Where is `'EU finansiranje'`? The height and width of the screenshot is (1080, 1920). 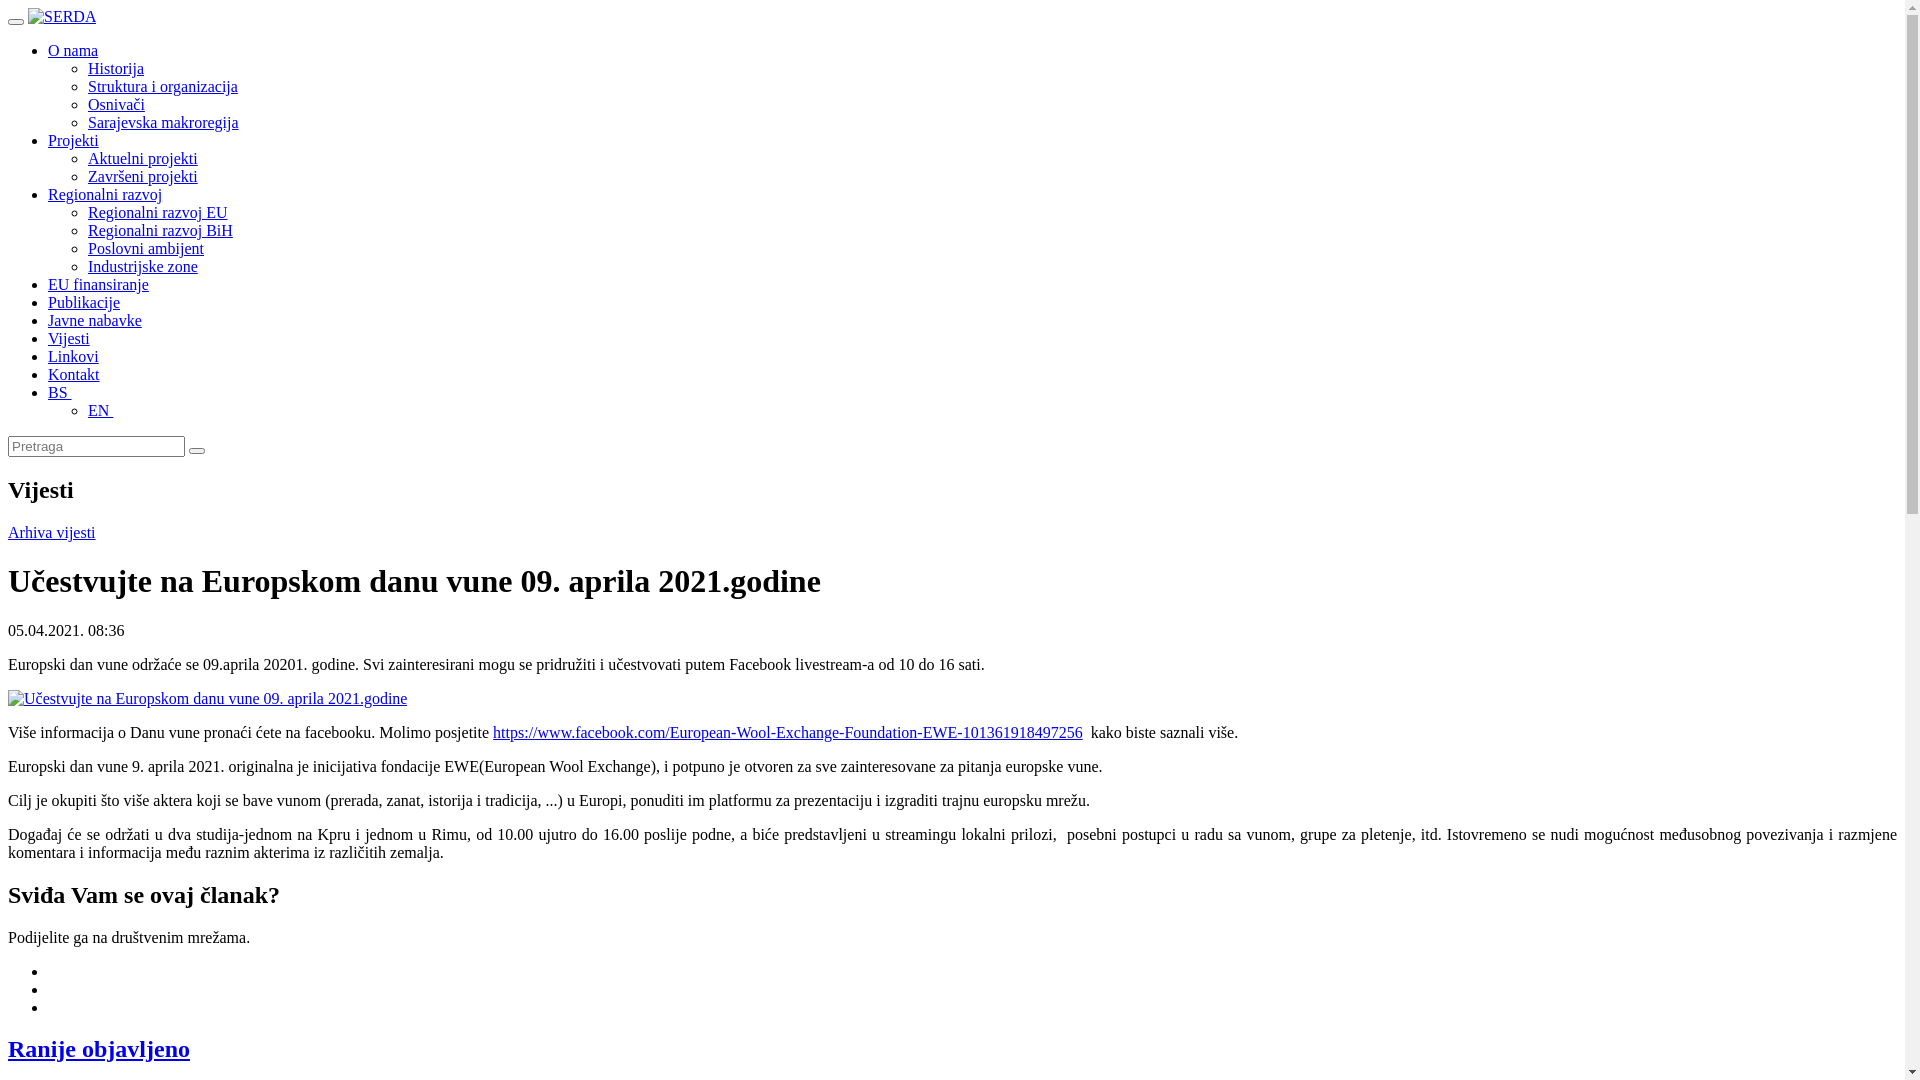 'EU finansiranje' is located at coordinates (97, 284).